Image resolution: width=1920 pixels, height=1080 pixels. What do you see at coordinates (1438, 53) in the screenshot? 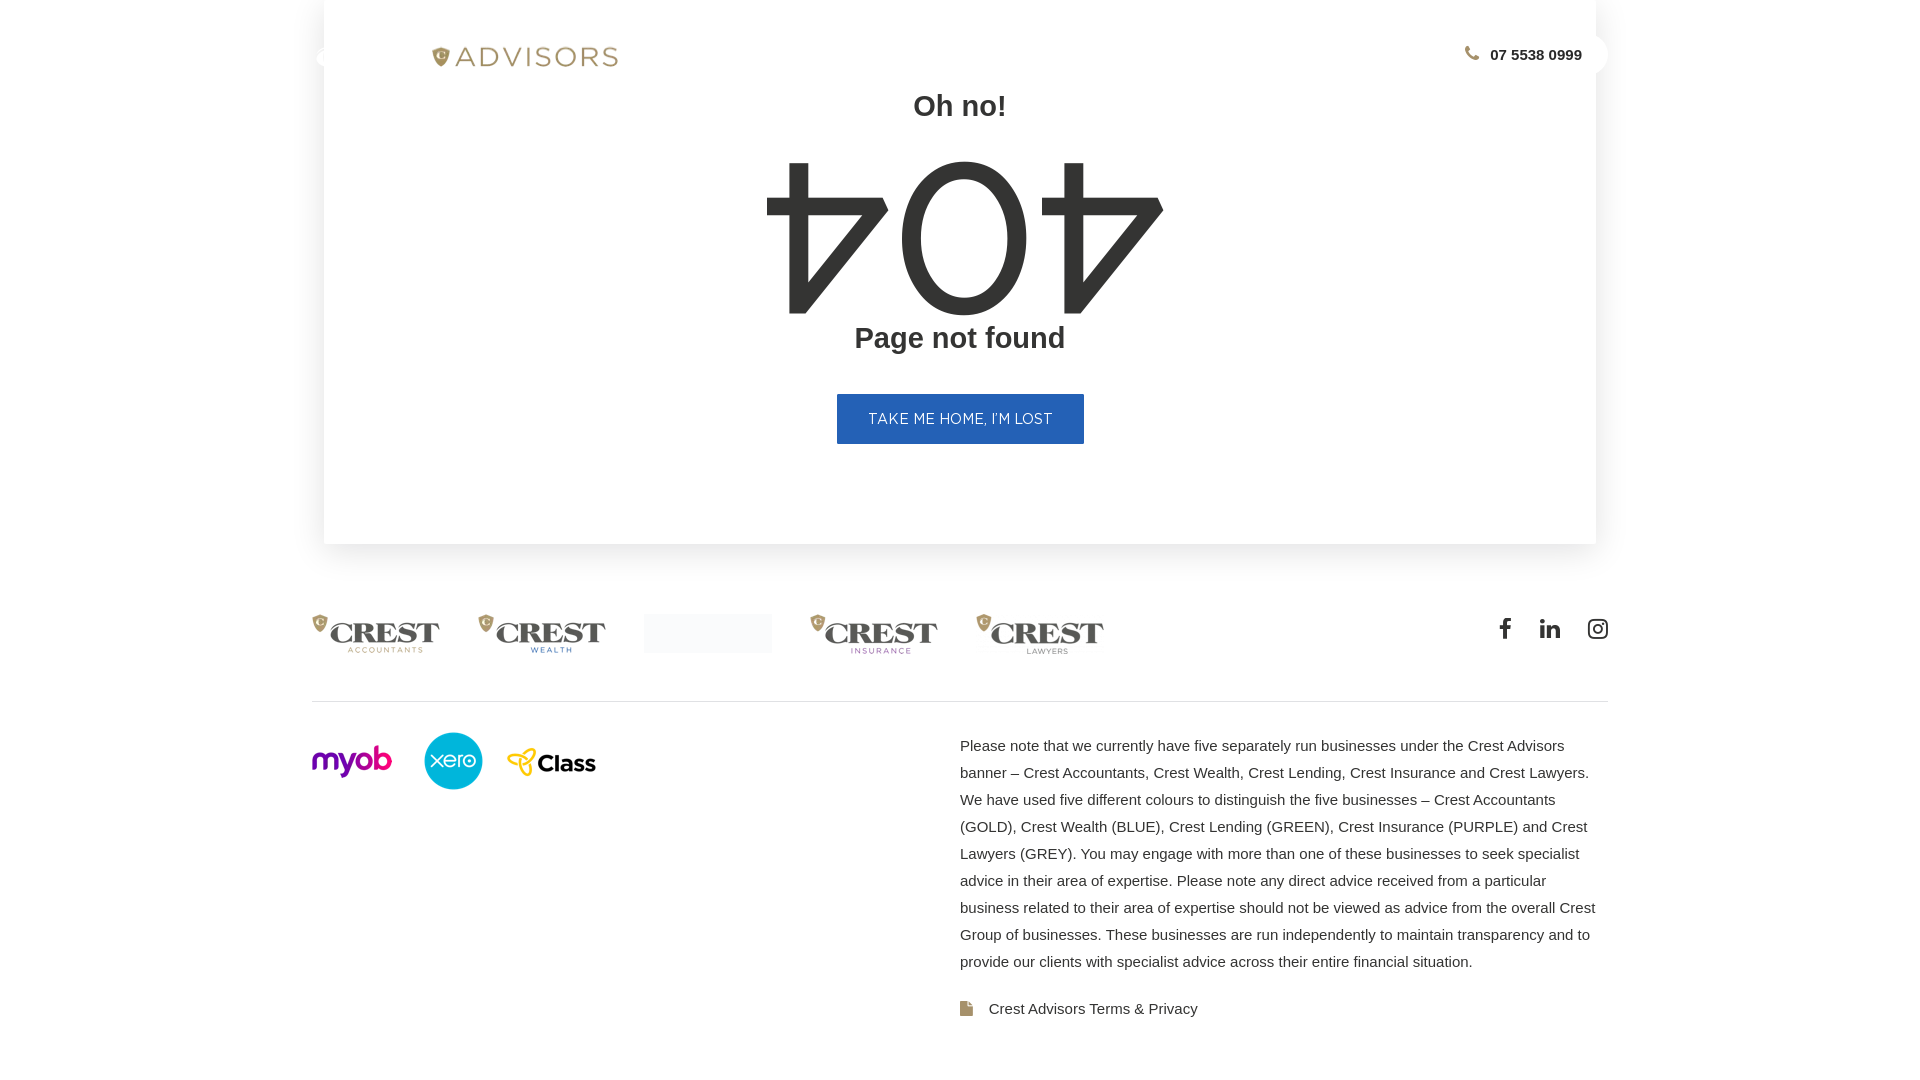
I see `'07 5538 0999'` at bounding box center [1438, 53].